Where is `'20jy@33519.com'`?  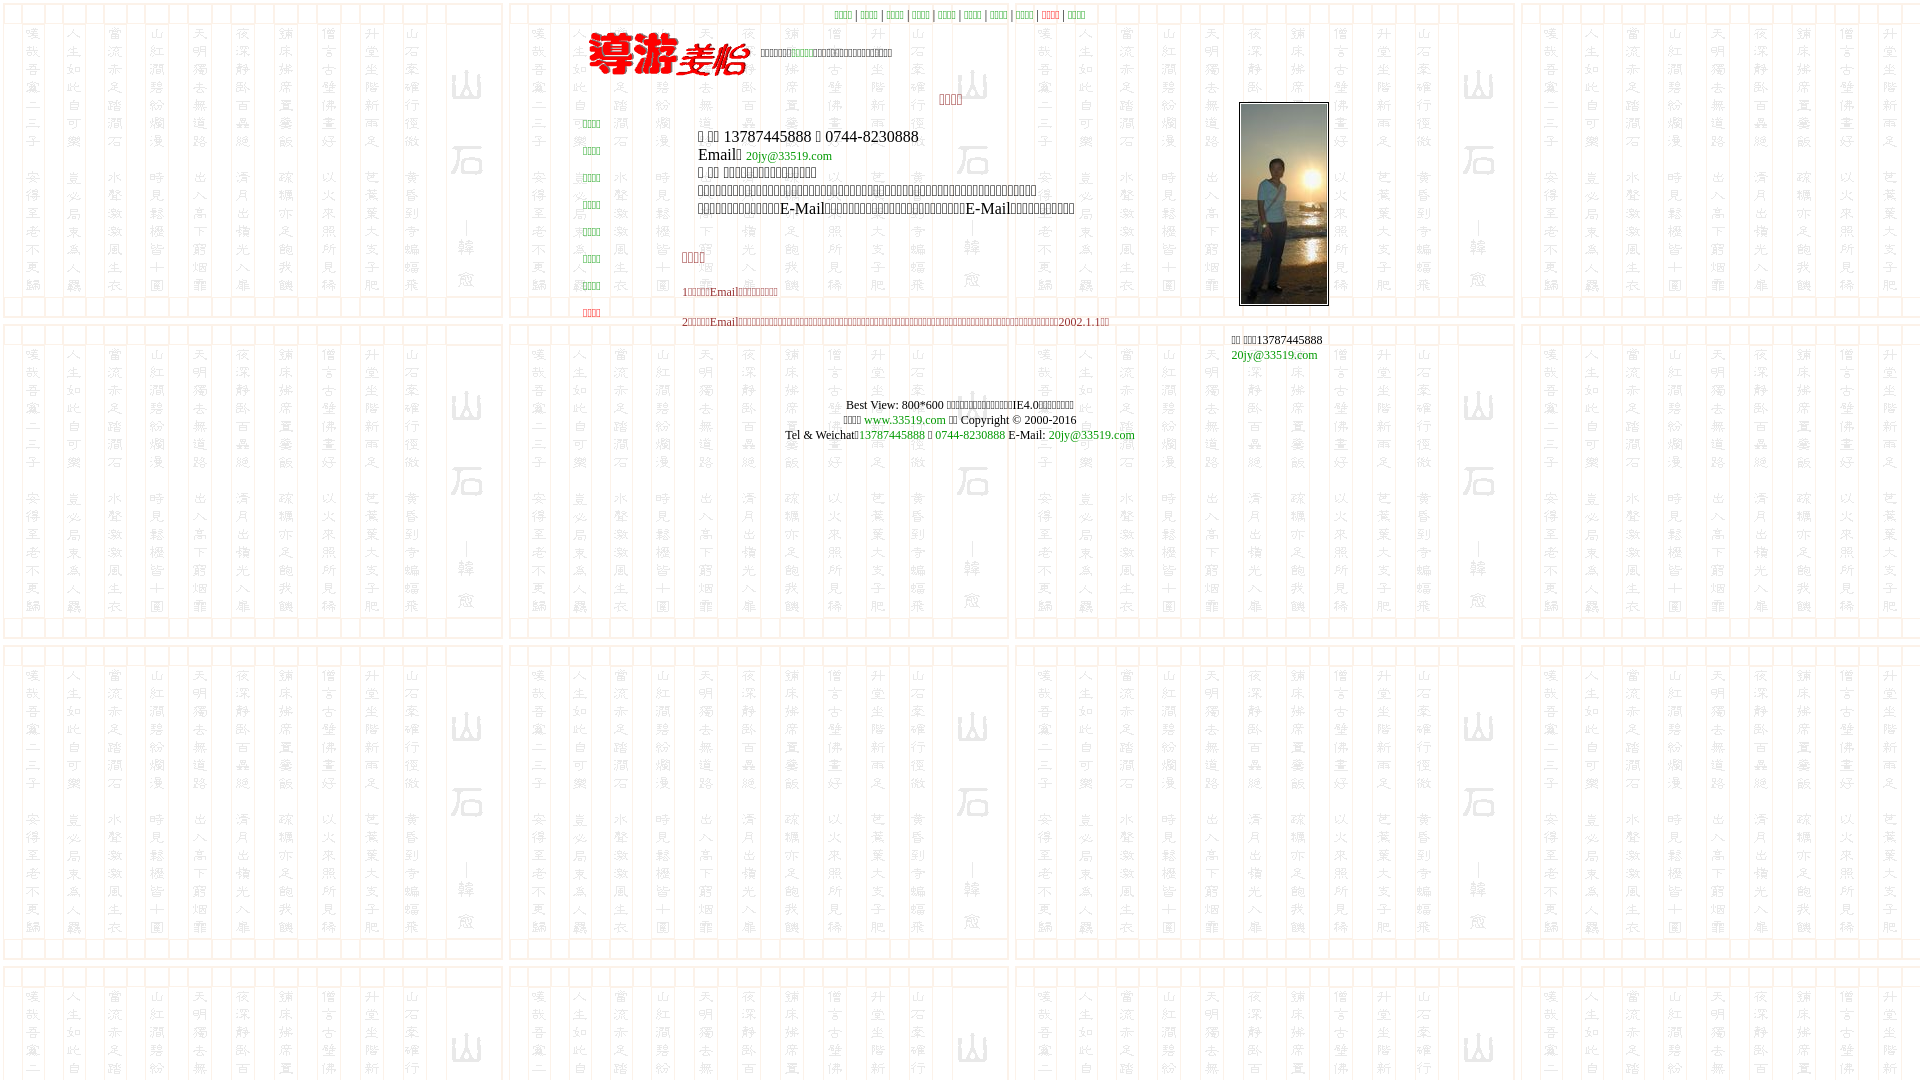
'20jy@33519.com' is located at coordinates (1091, 434).